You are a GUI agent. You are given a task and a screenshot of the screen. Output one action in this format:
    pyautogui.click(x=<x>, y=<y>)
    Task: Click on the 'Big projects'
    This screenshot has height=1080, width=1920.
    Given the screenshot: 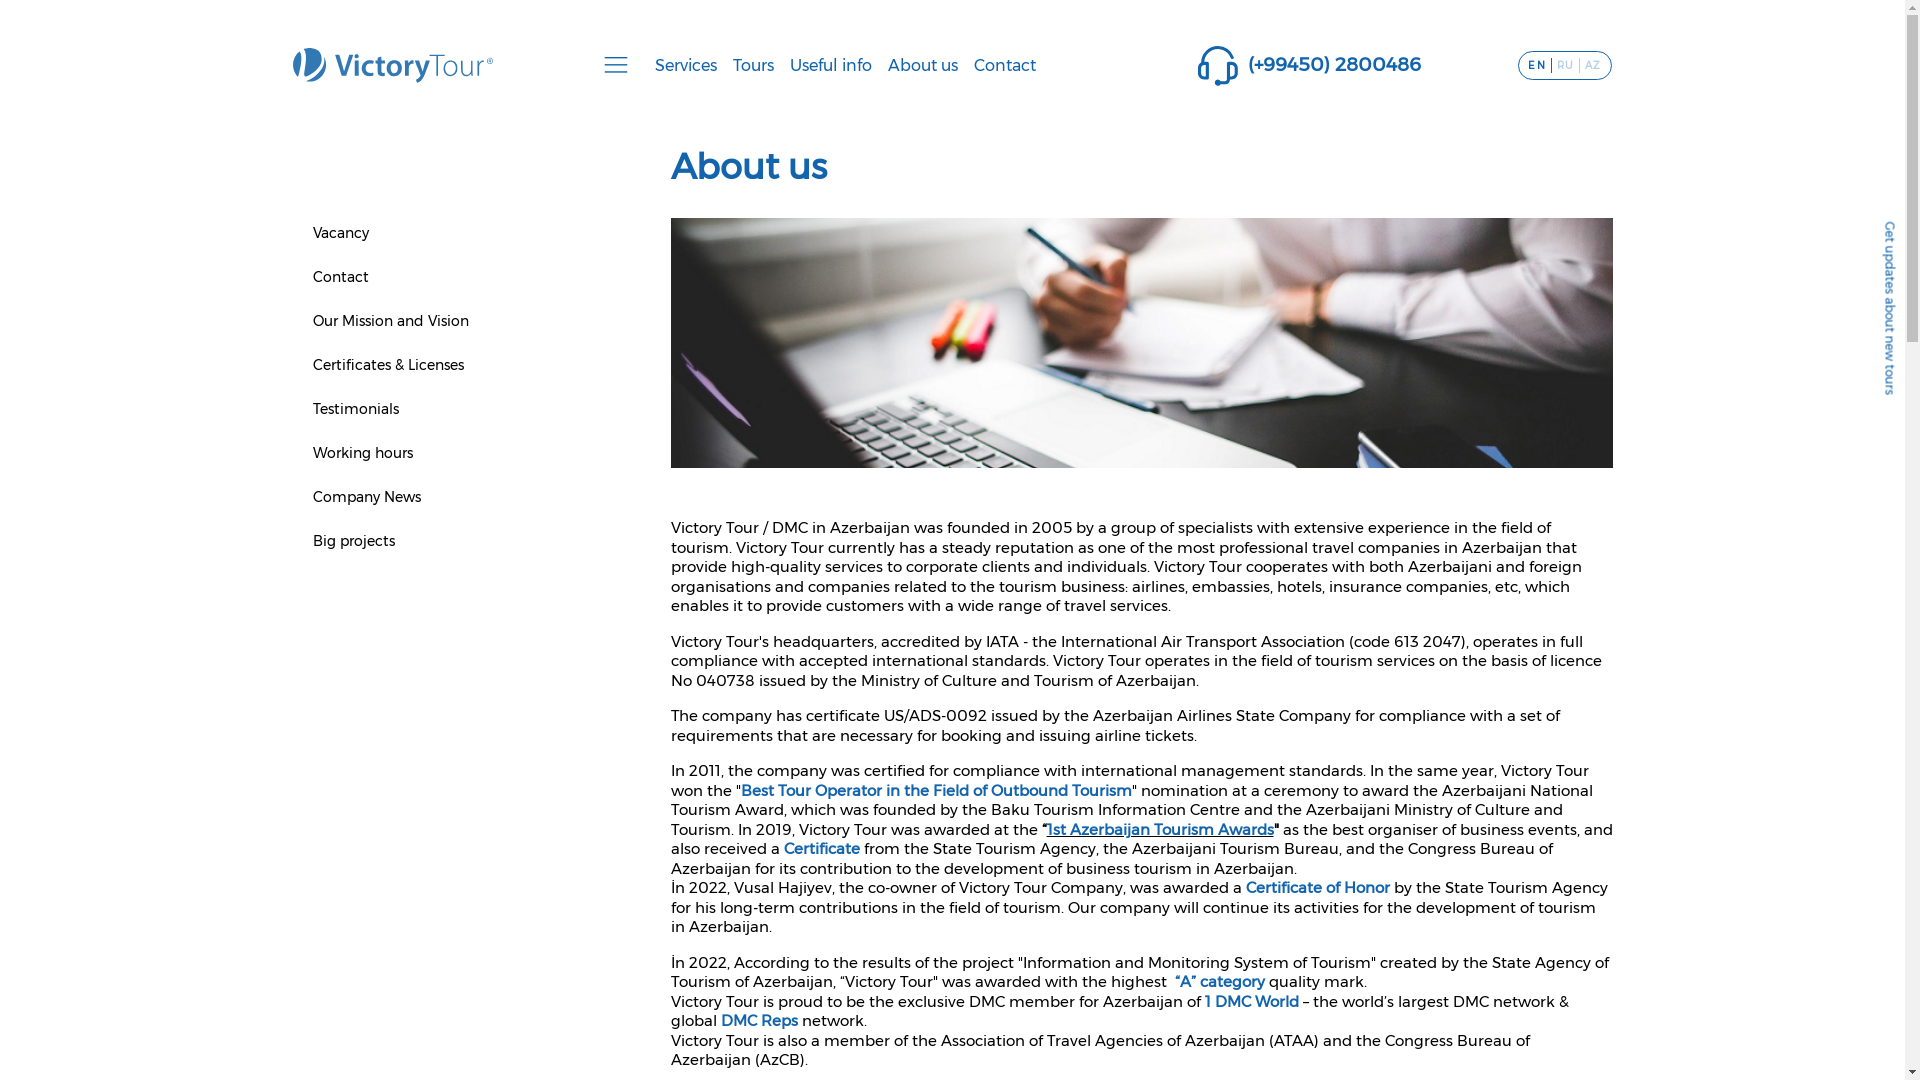 What is the action you would take?
    pyautogui.click(x=353, y=540)
    